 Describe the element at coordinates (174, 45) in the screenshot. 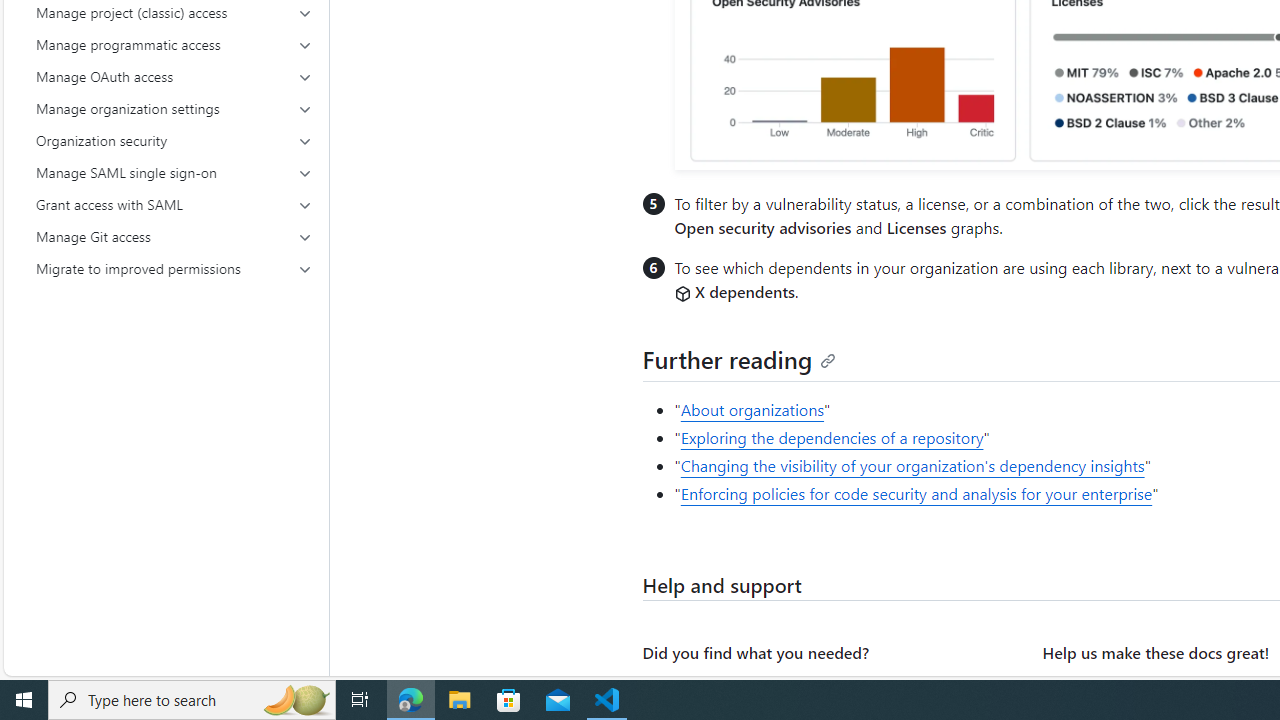

I see `'Manage programmatic access'` at that location.